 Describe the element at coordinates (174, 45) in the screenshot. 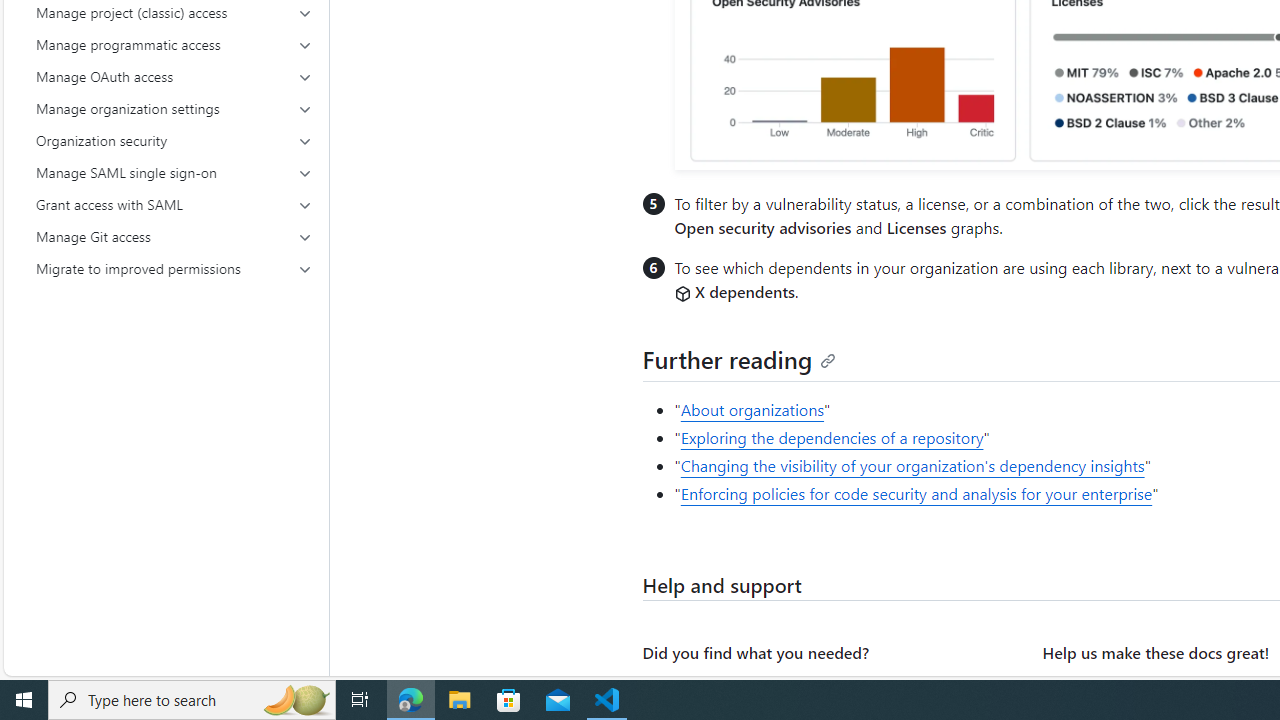

I see `'Manage programmatic access'` at that location.